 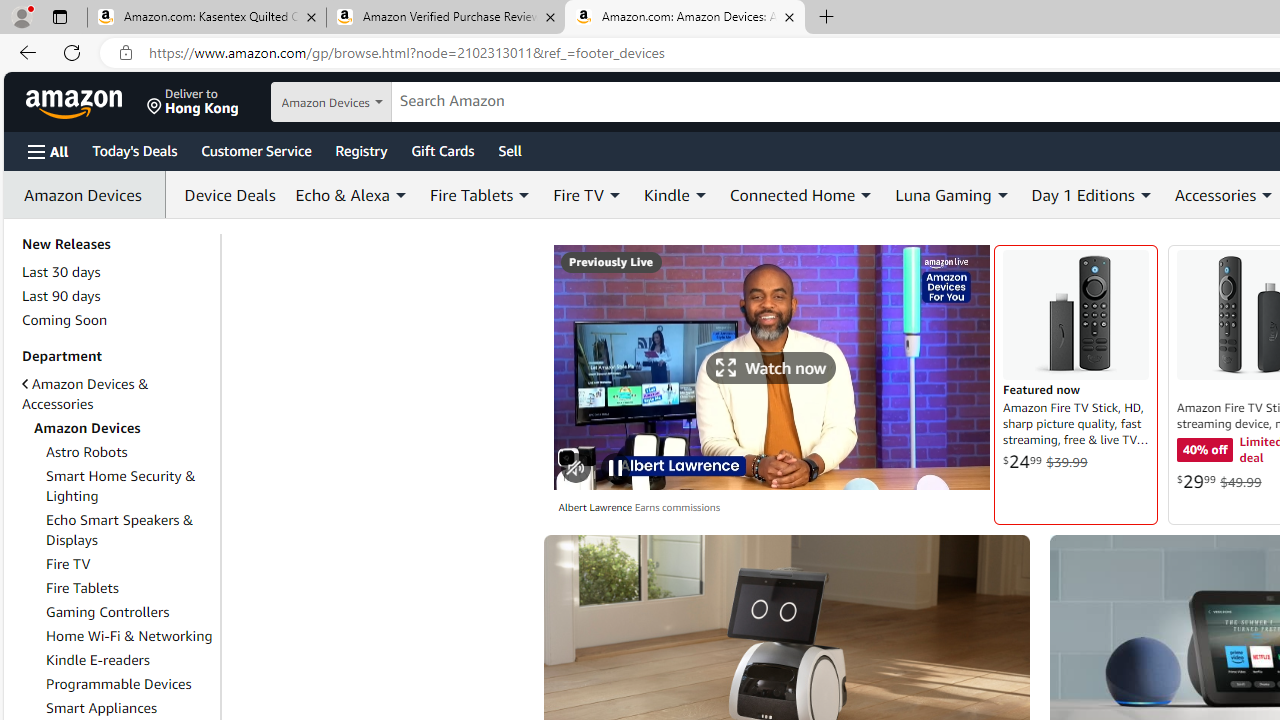 What do you see at coordinates (128, 660) in the screenshot?
I see `'Kindle E-readers'` at bounding box center [128, 660].